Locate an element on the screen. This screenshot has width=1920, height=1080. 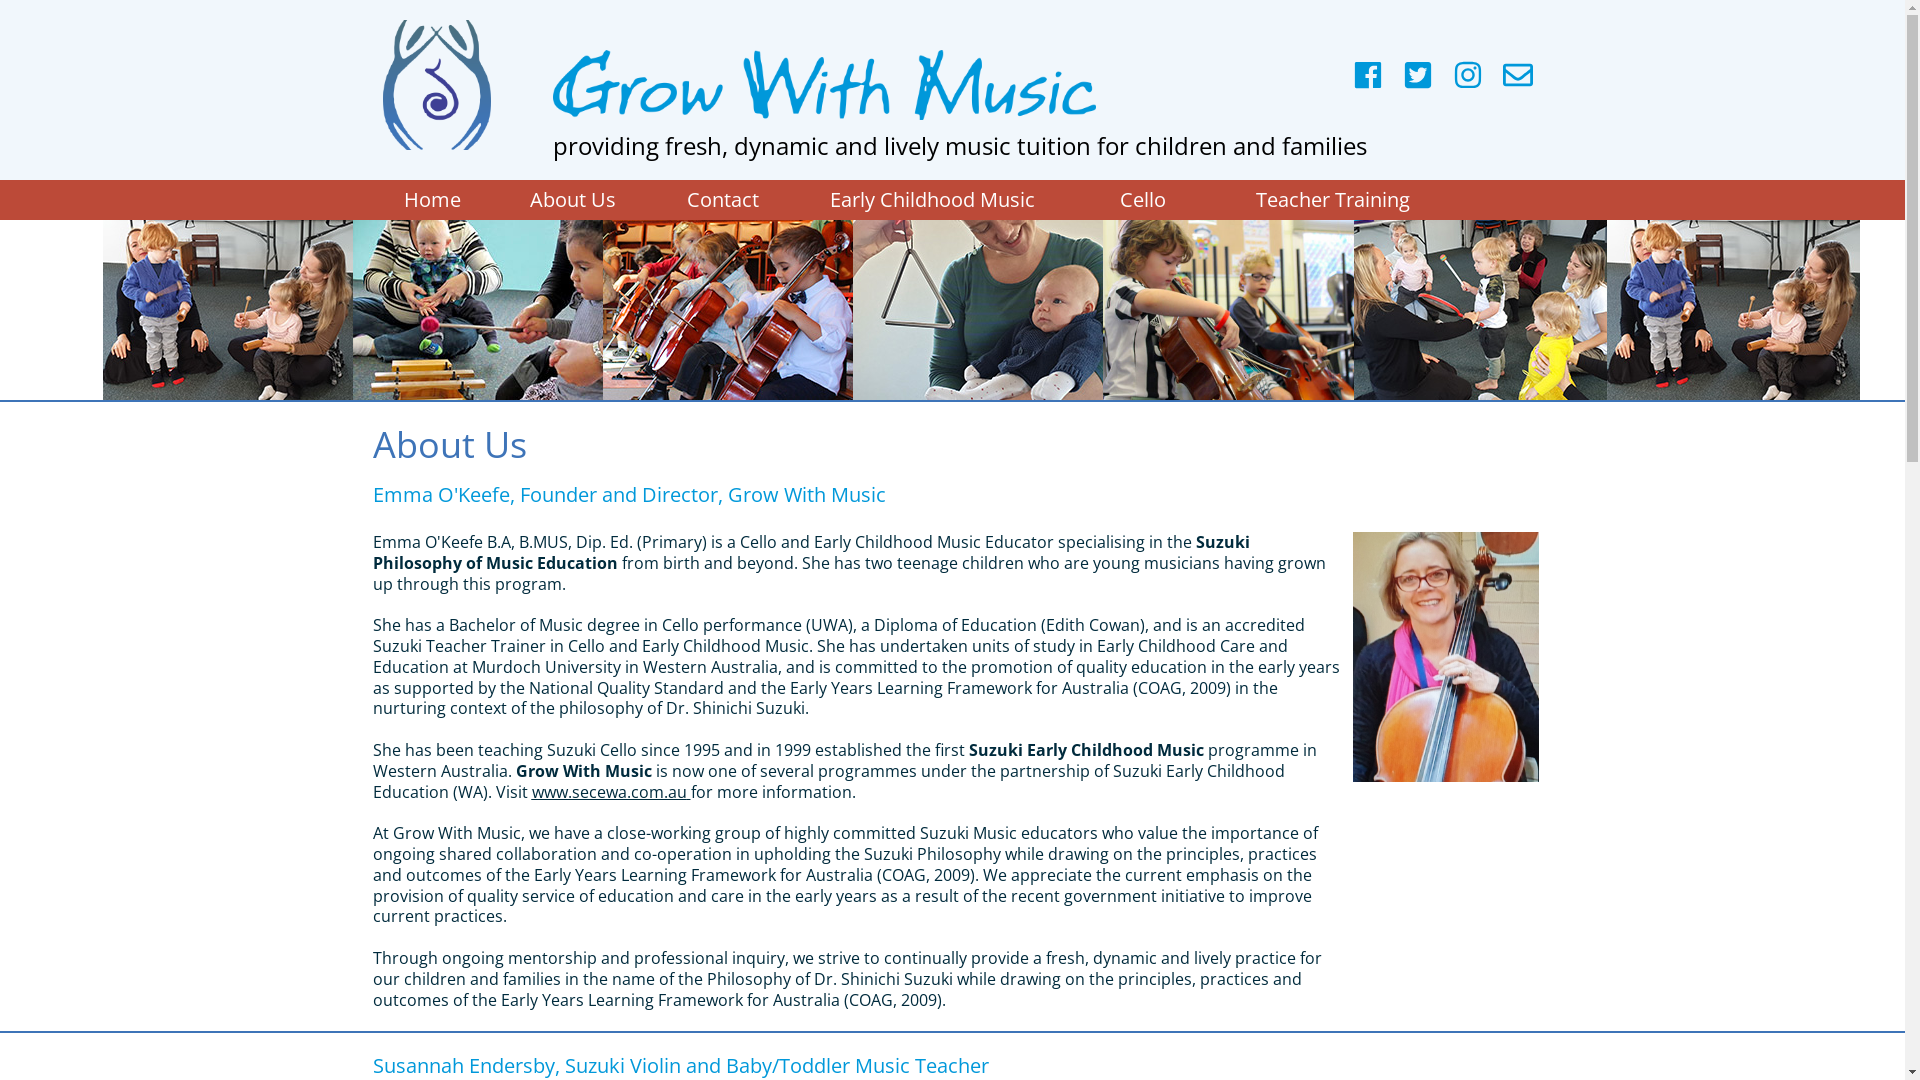
'Contact' is located at coordinates (720, 200).